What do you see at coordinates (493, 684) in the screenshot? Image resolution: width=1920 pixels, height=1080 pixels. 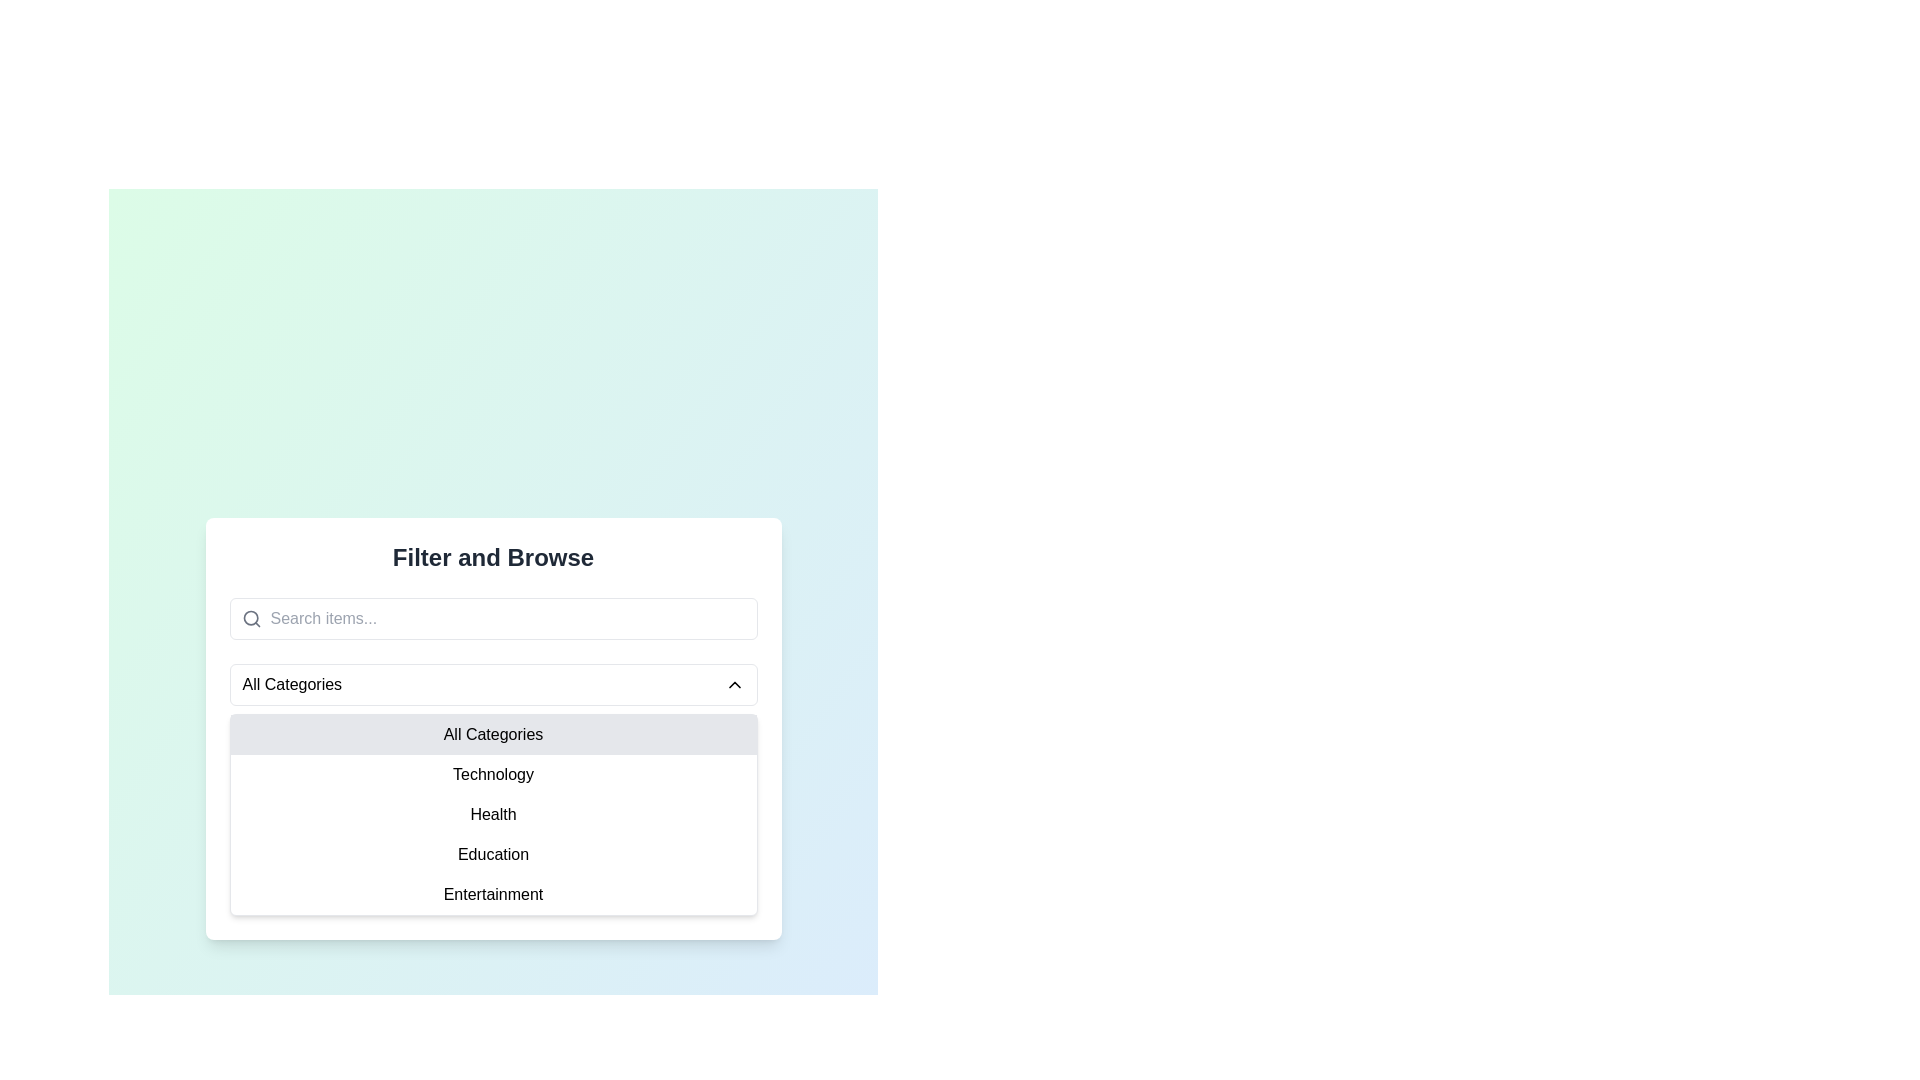 I see `the 'All Categories' dropdown menu, which is the first interactive element below the search bar, highlighted by its rounded corners and light border` at bounding box center [493, 684].